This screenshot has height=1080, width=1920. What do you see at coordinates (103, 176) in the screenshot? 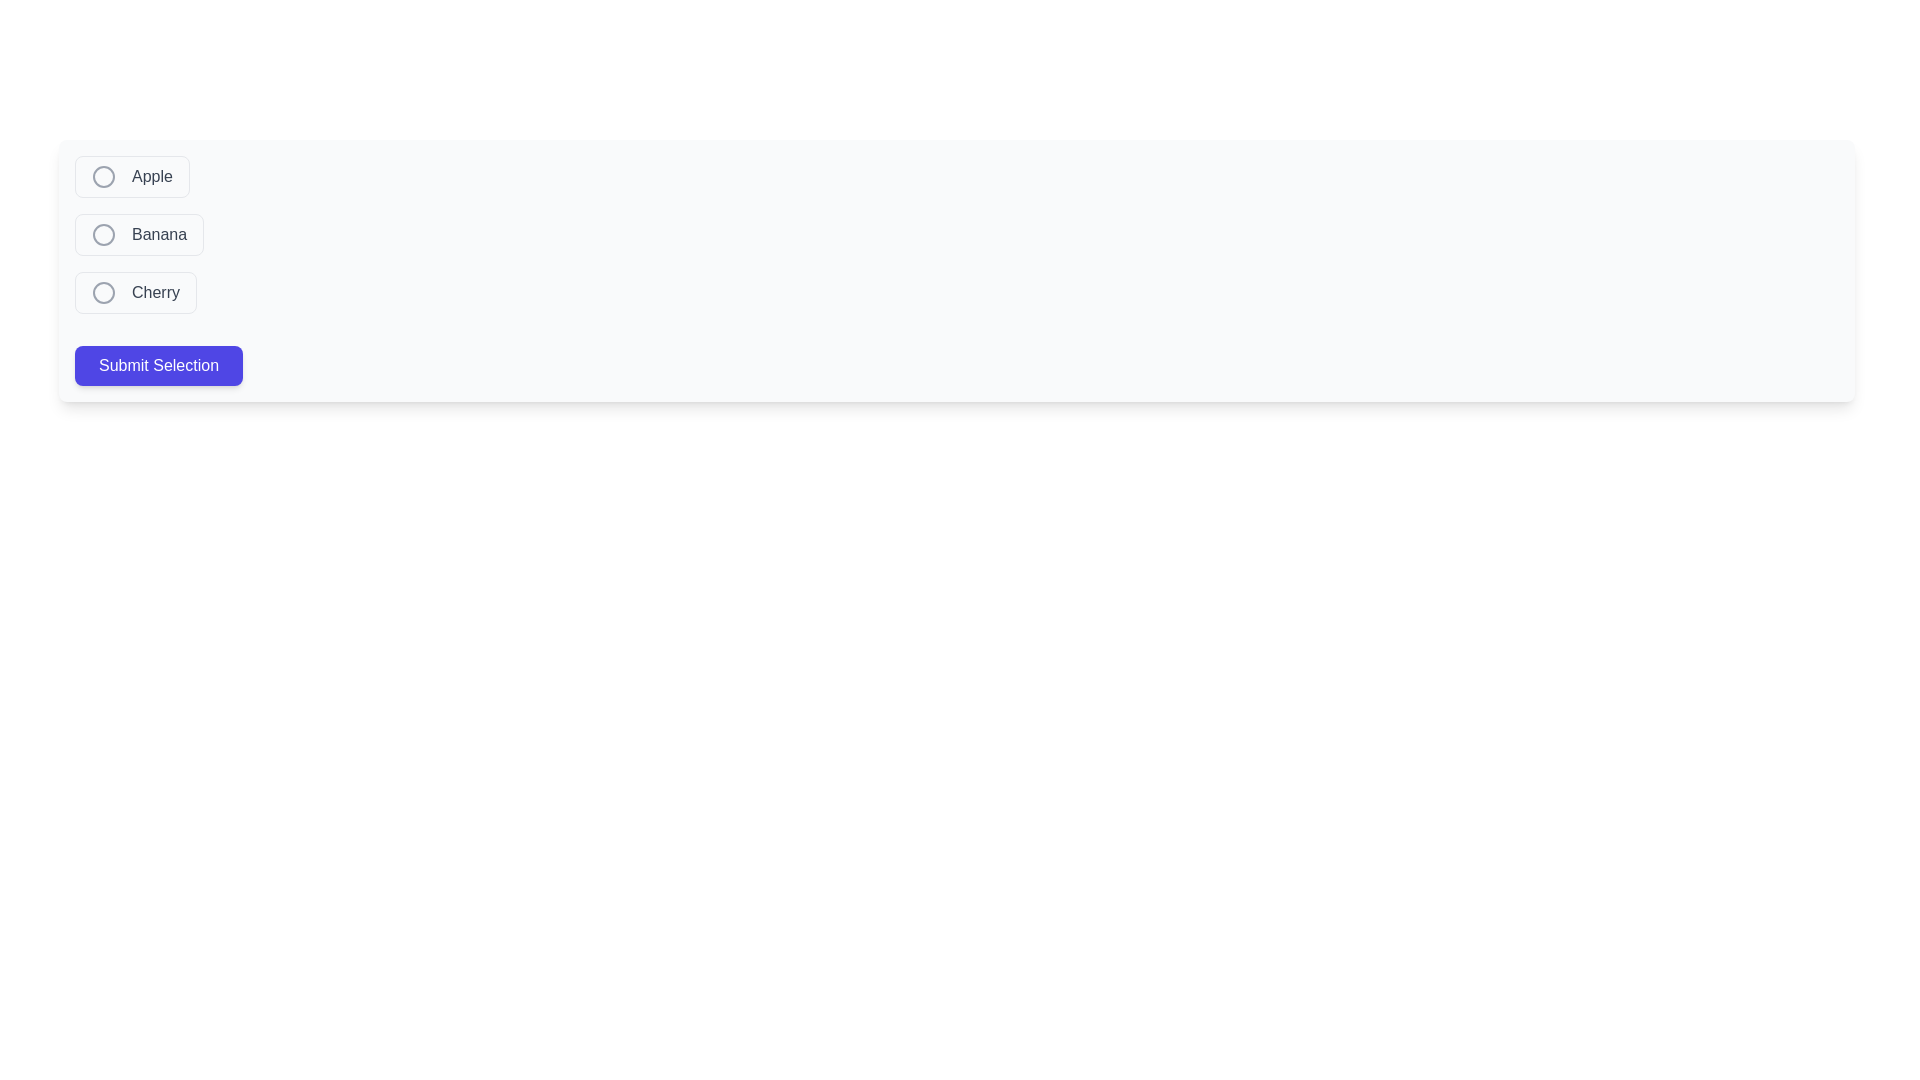
I see `the circle outline icon` at bounding box center [103, 176].